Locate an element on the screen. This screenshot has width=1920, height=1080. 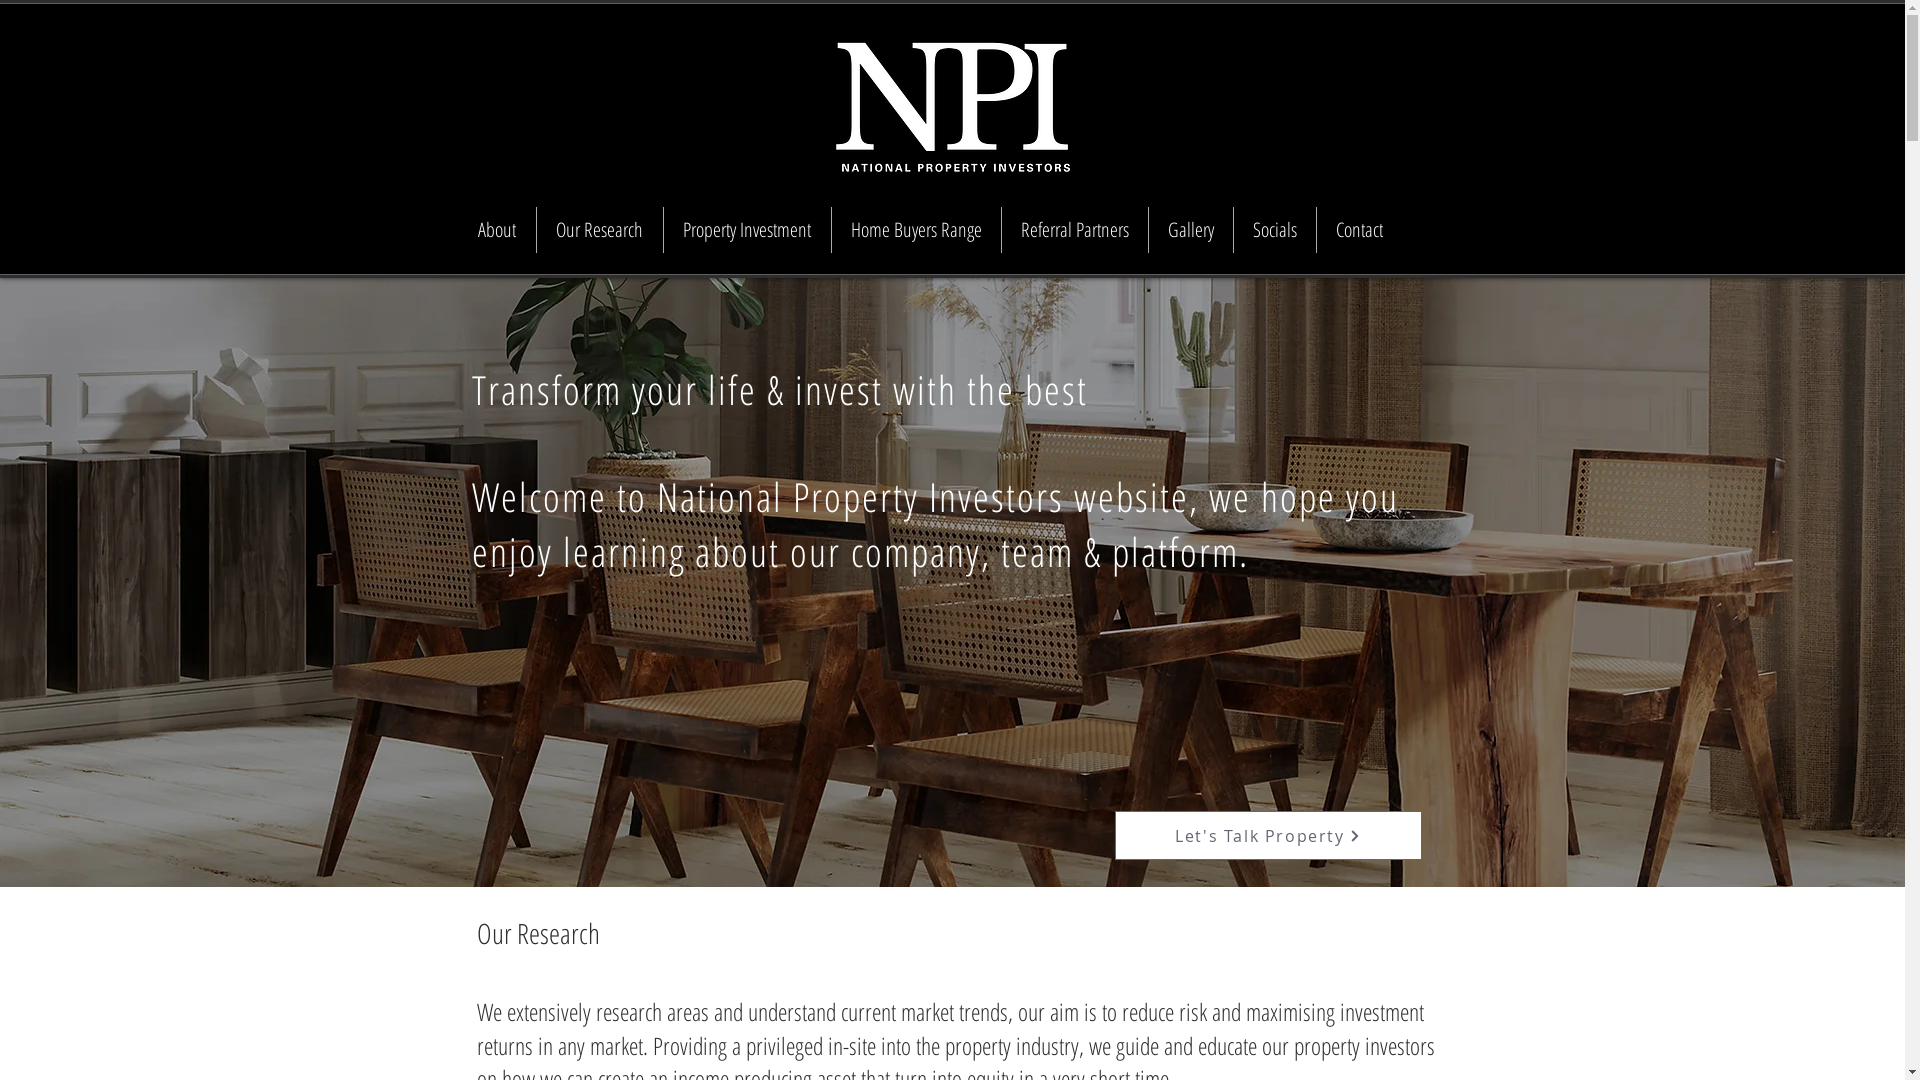
'Home Buyers Range' is located at coordinates (914, 229).